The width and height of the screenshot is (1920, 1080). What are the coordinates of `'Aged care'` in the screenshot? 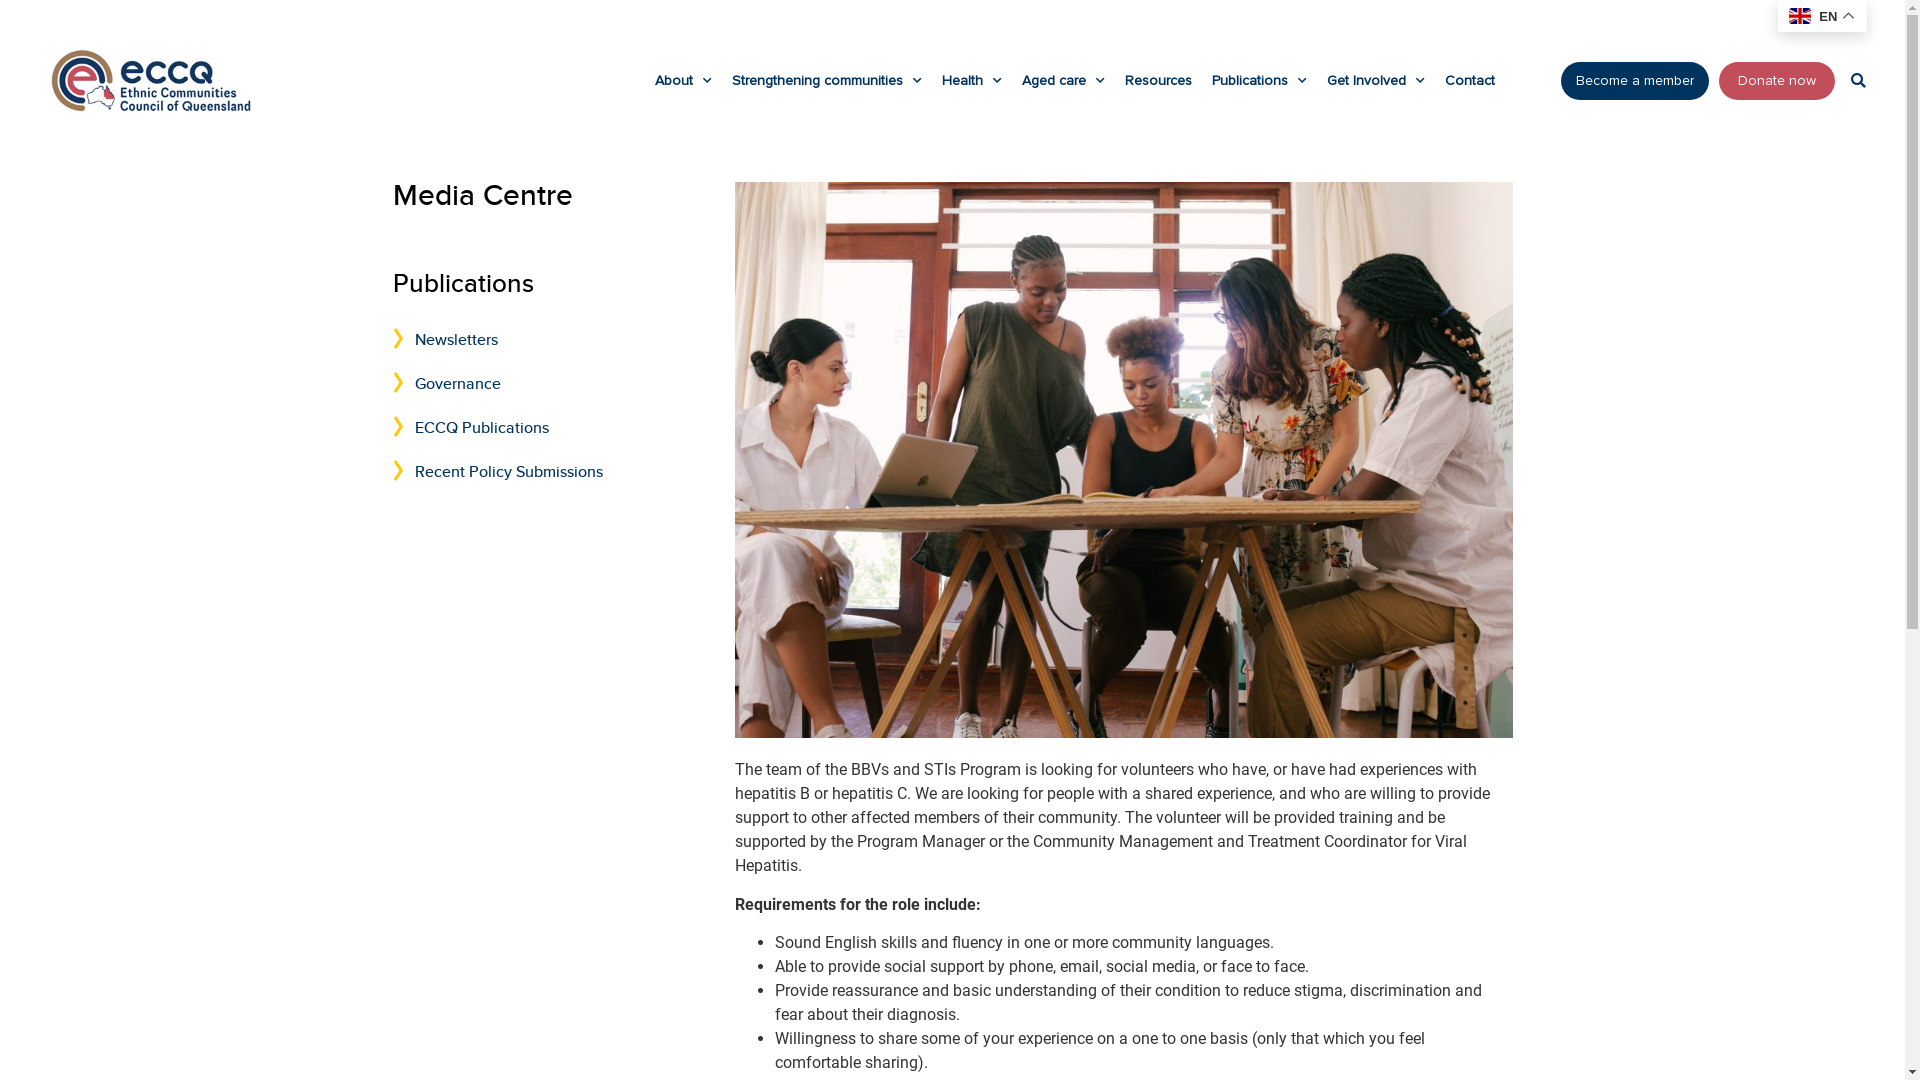 It's located at (1062, 80).